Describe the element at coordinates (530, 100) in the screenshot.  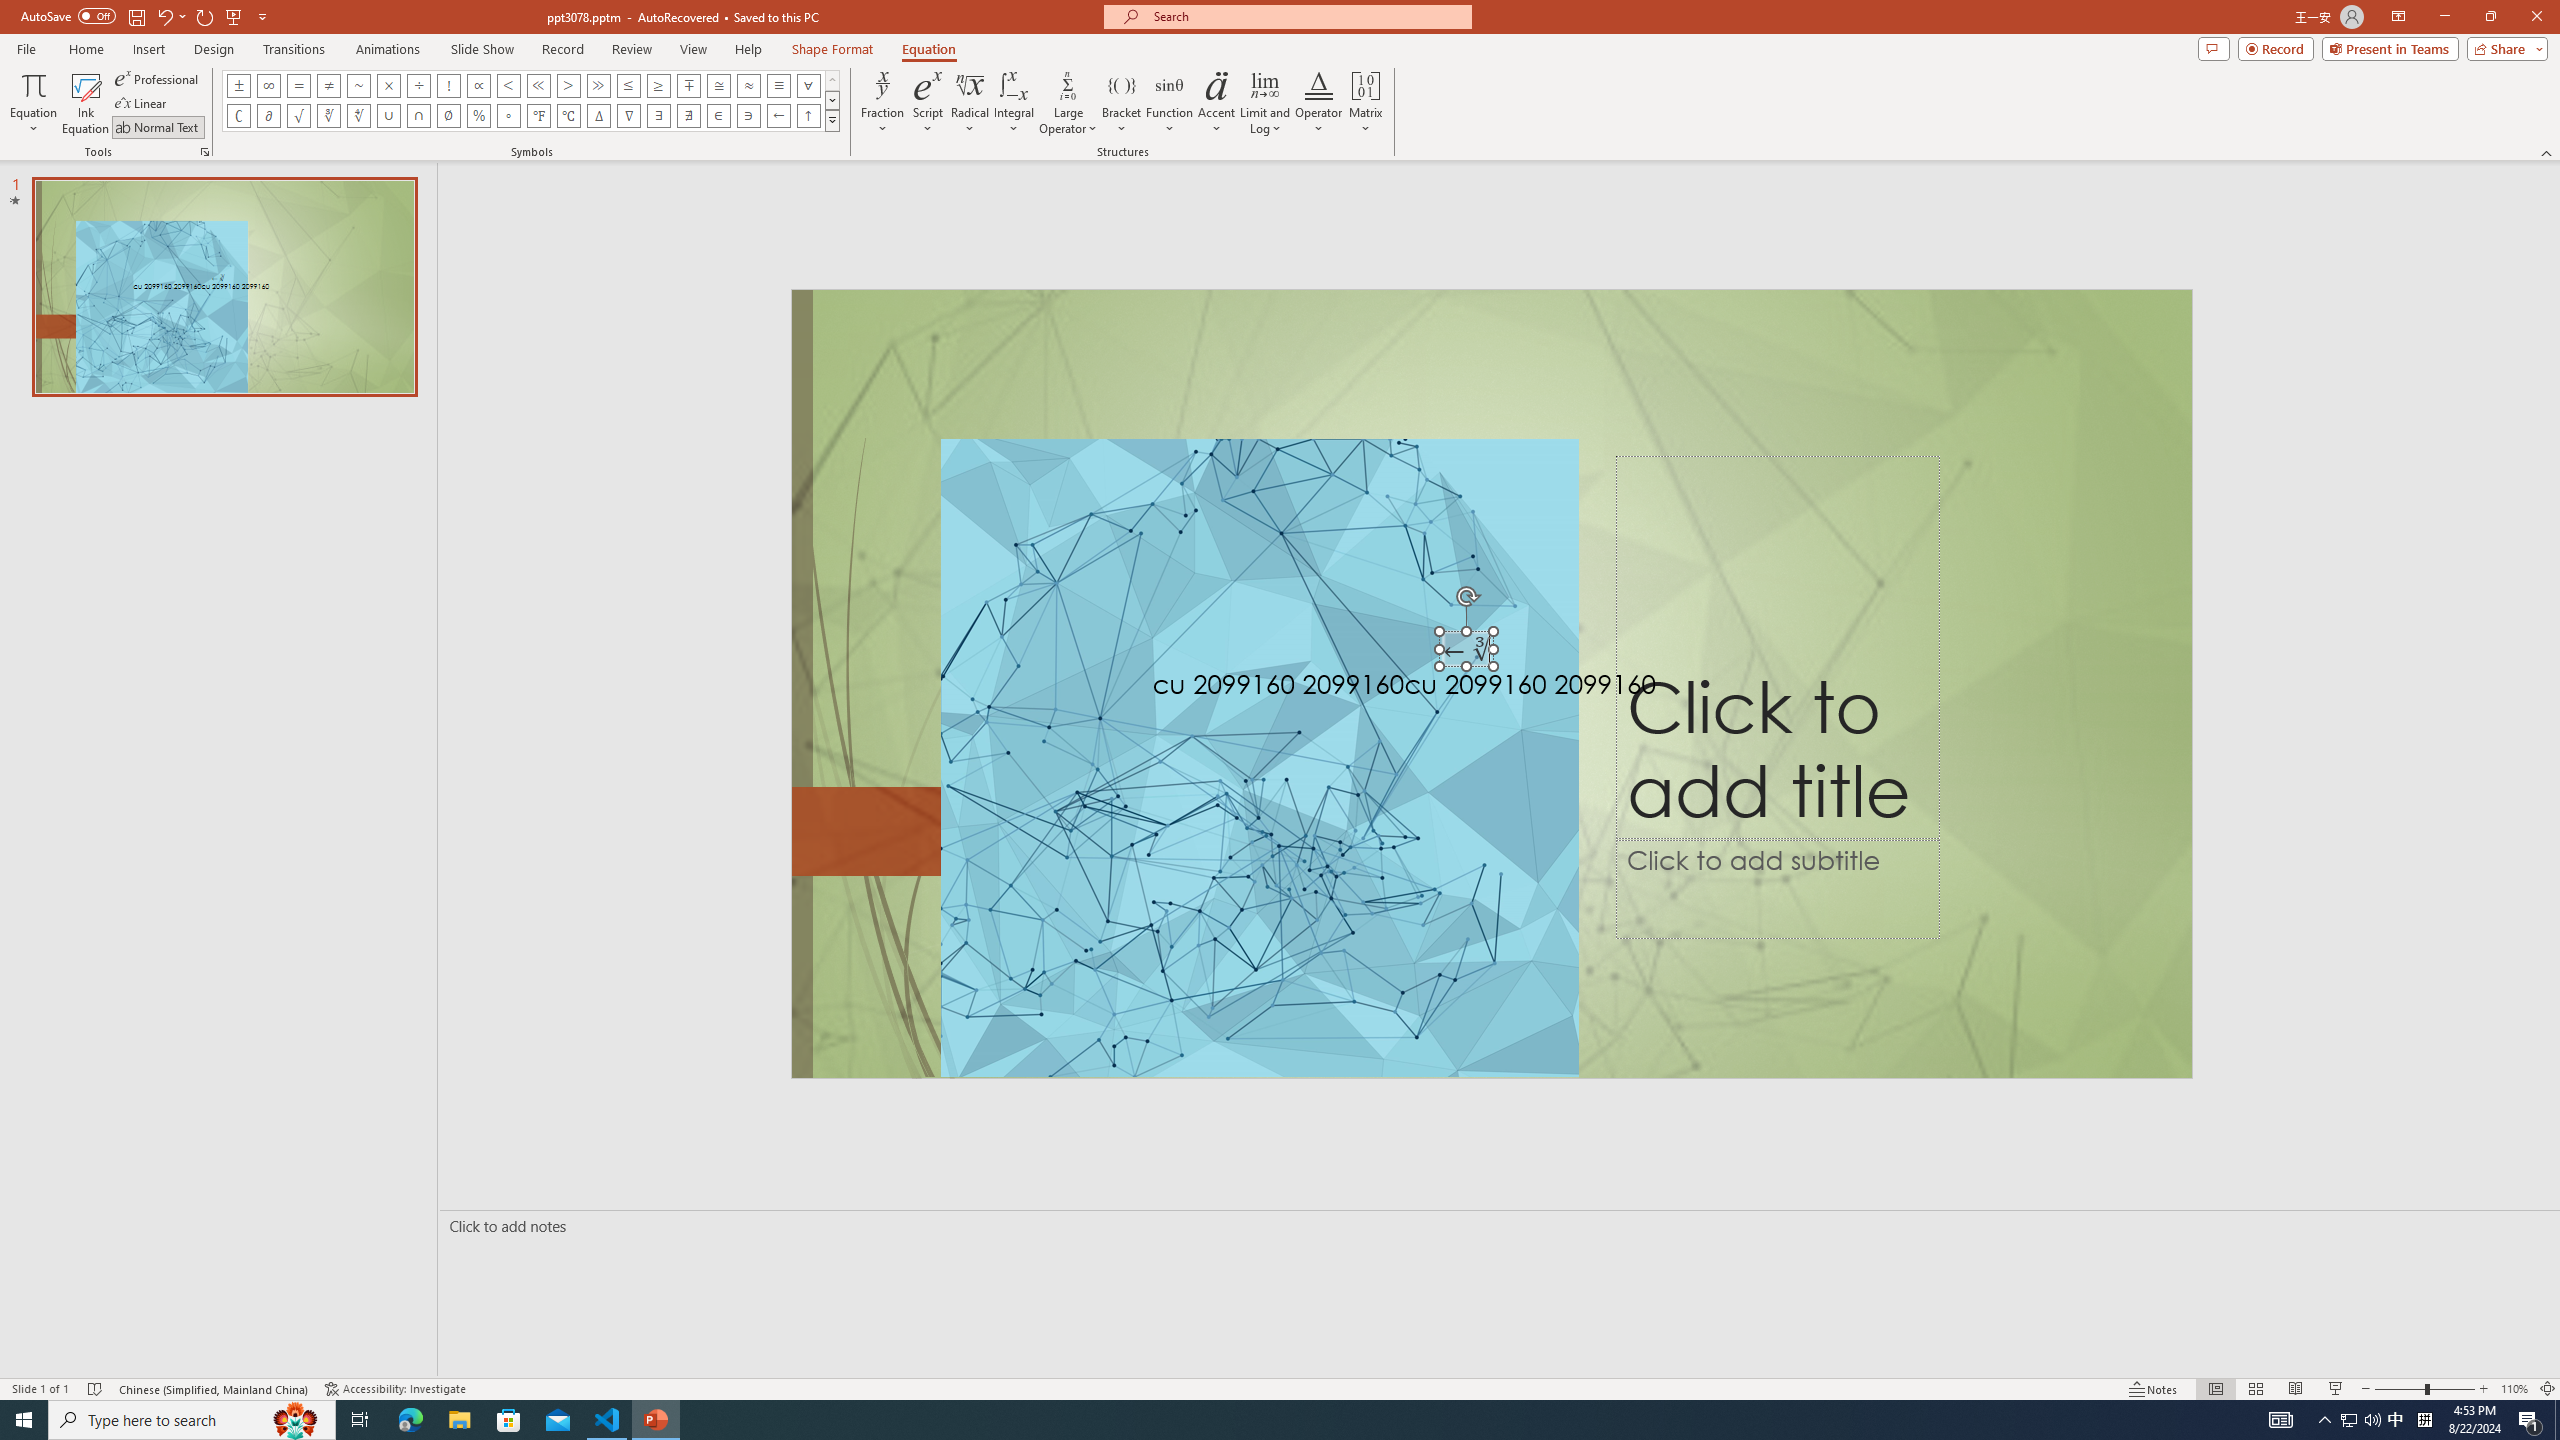
I see `'AutomationID: EquationSymbolsInsertGallery'` at that location.